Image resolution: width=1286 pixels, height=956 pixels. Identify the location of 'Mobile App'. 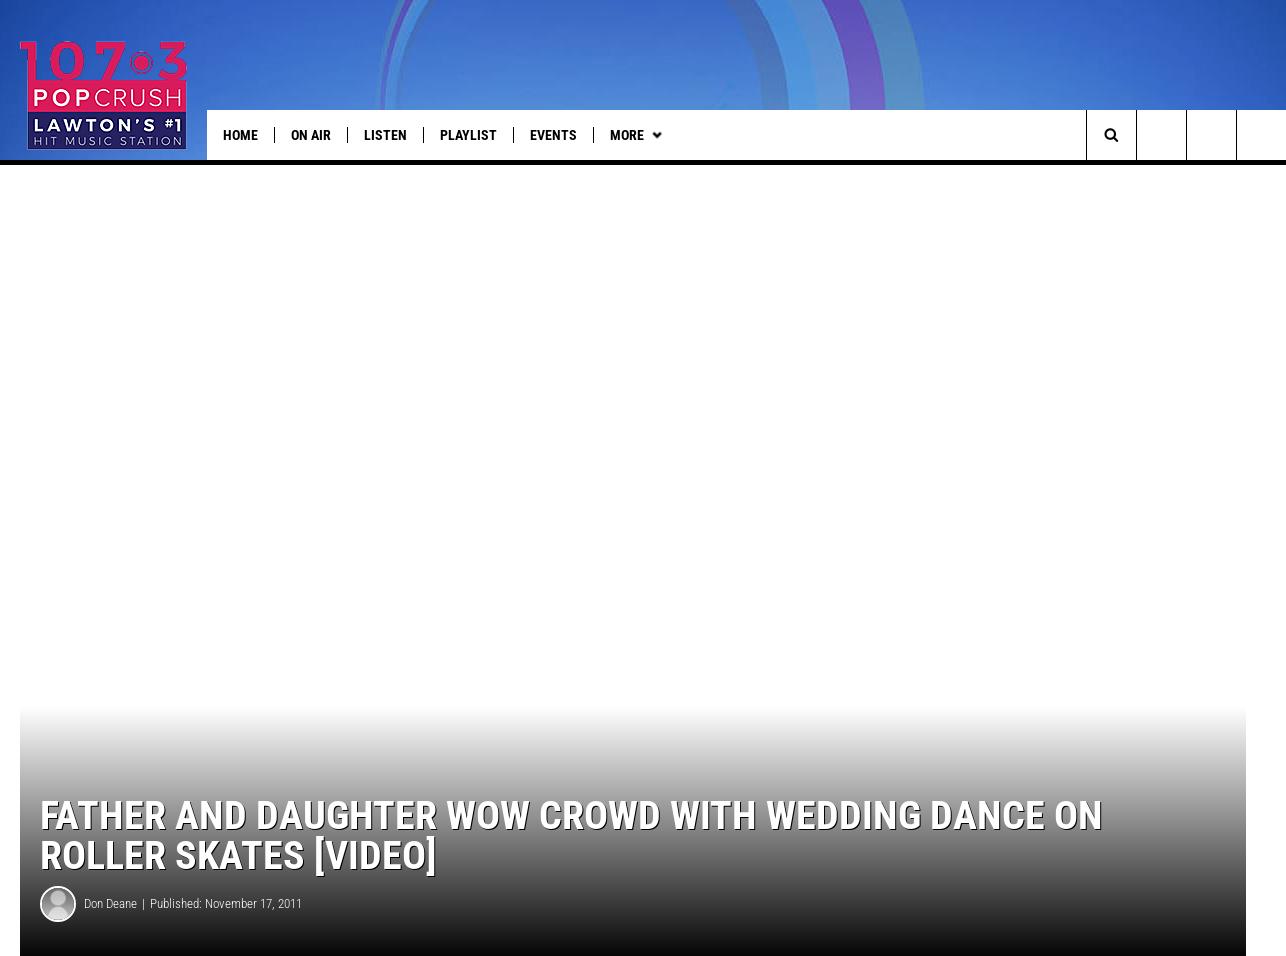
(762, 175).